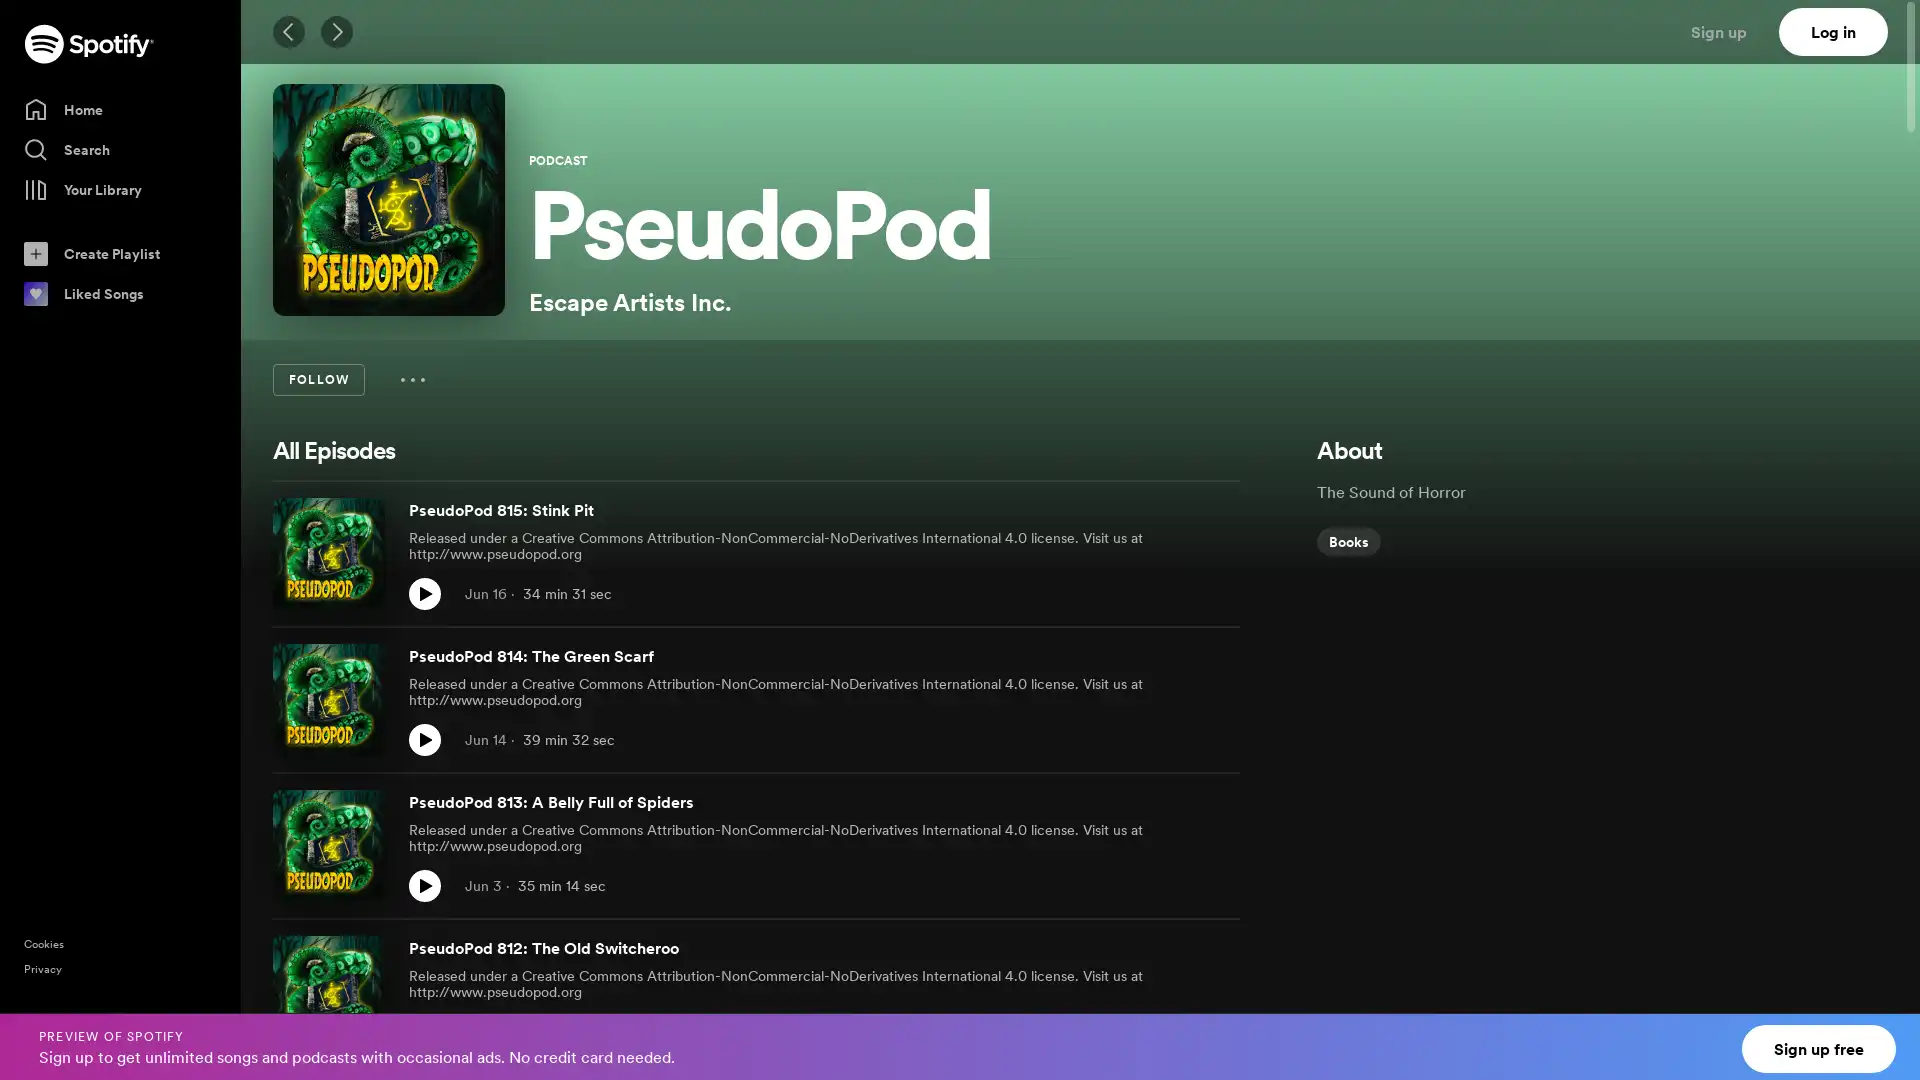  Describe the element at coordinates (317, 380) in the screenshot. I see `FOLLOW` at that location.